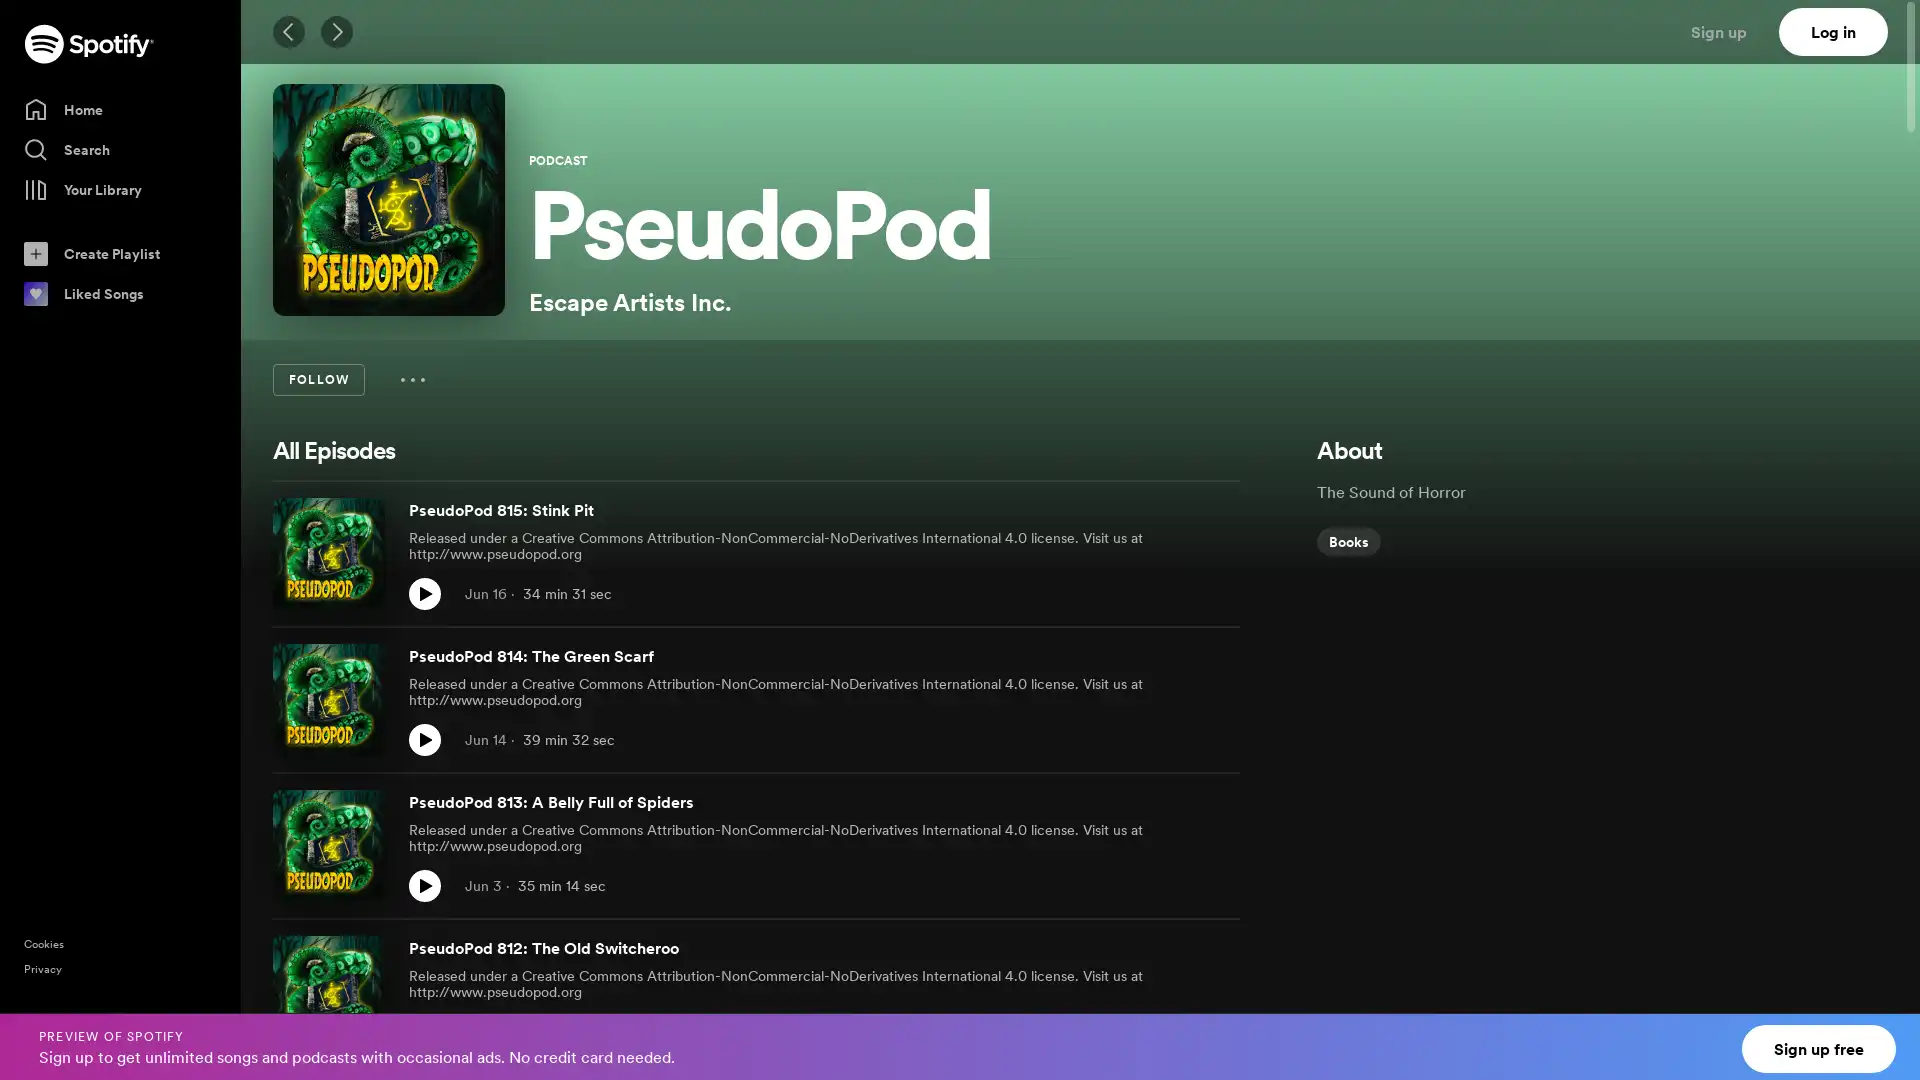  Describe the element at coordinates (317, 380) in the screenshot. I see `FOLLOW` at that location.